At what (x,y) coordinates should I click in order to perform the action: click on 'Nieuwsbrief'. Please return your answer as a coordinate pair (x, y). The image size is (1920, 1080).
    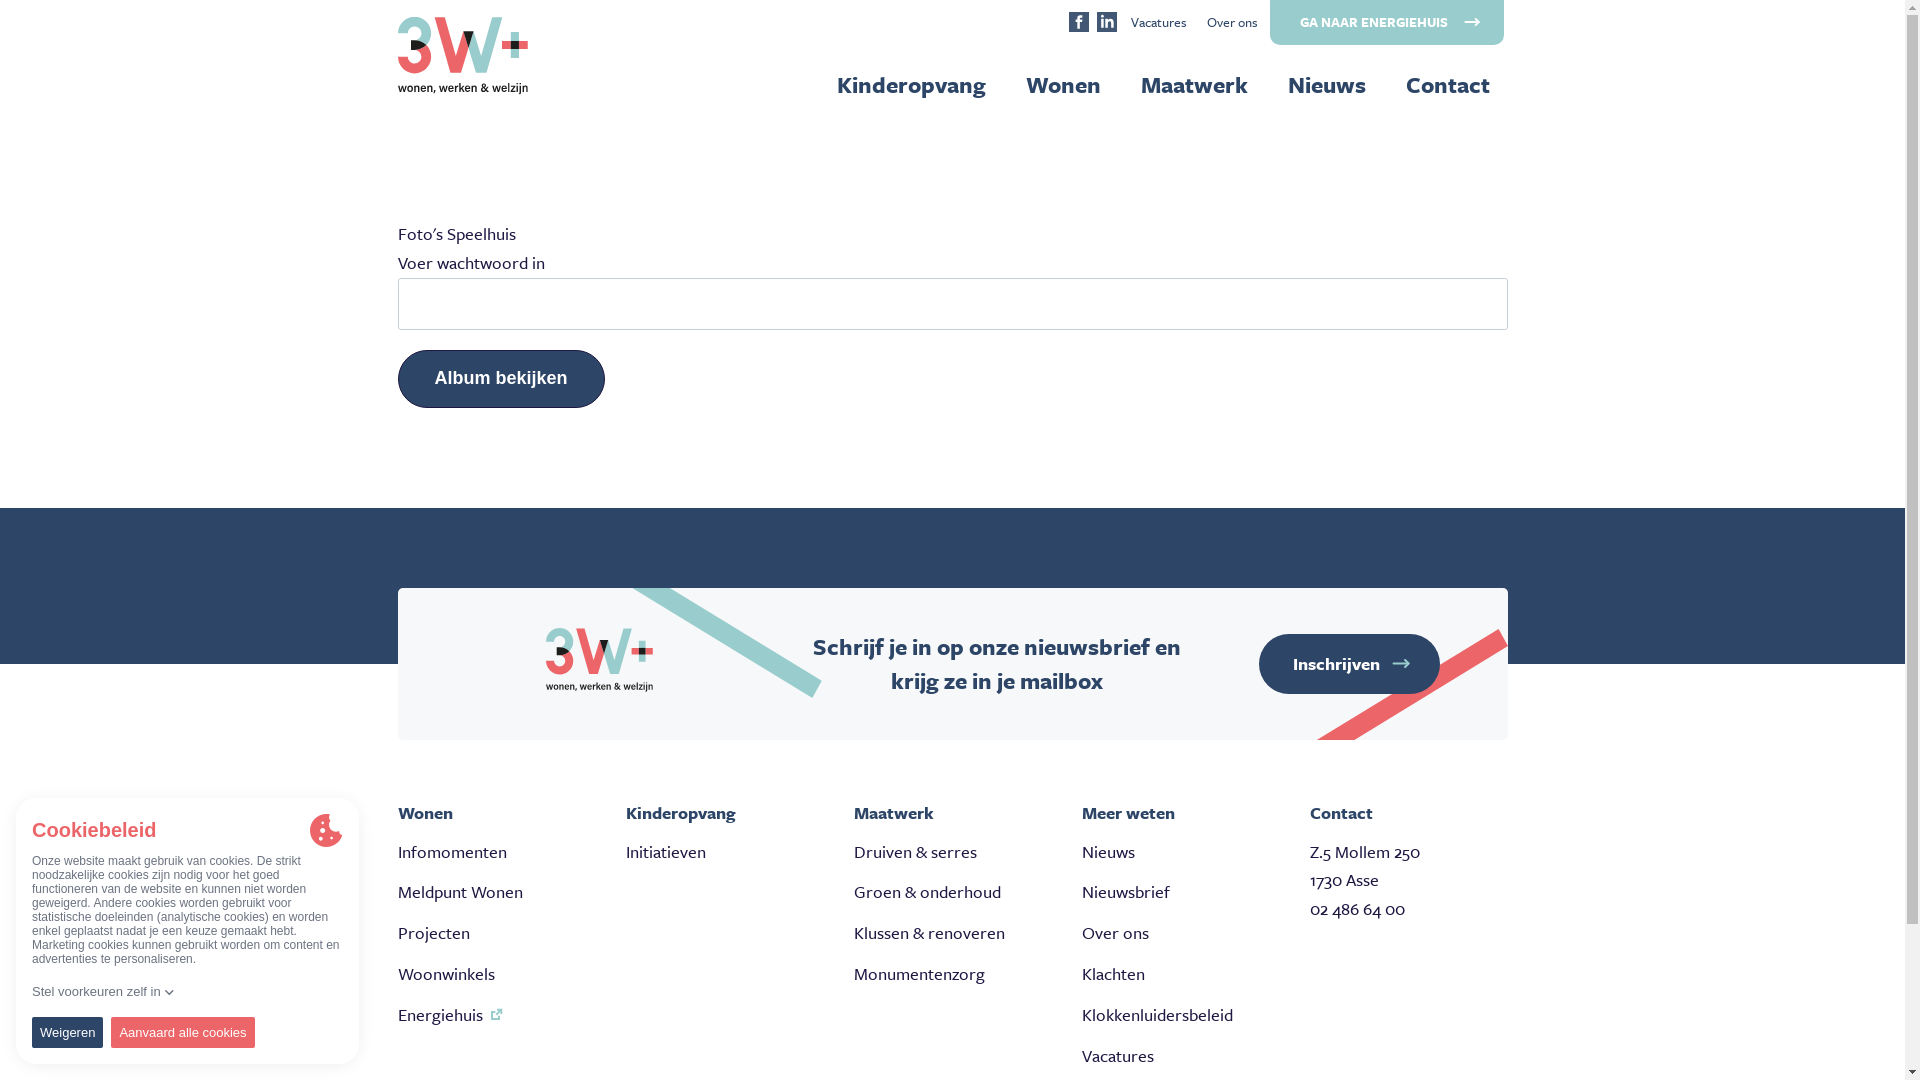
    Looking at the image, I should click on (1126, 890).